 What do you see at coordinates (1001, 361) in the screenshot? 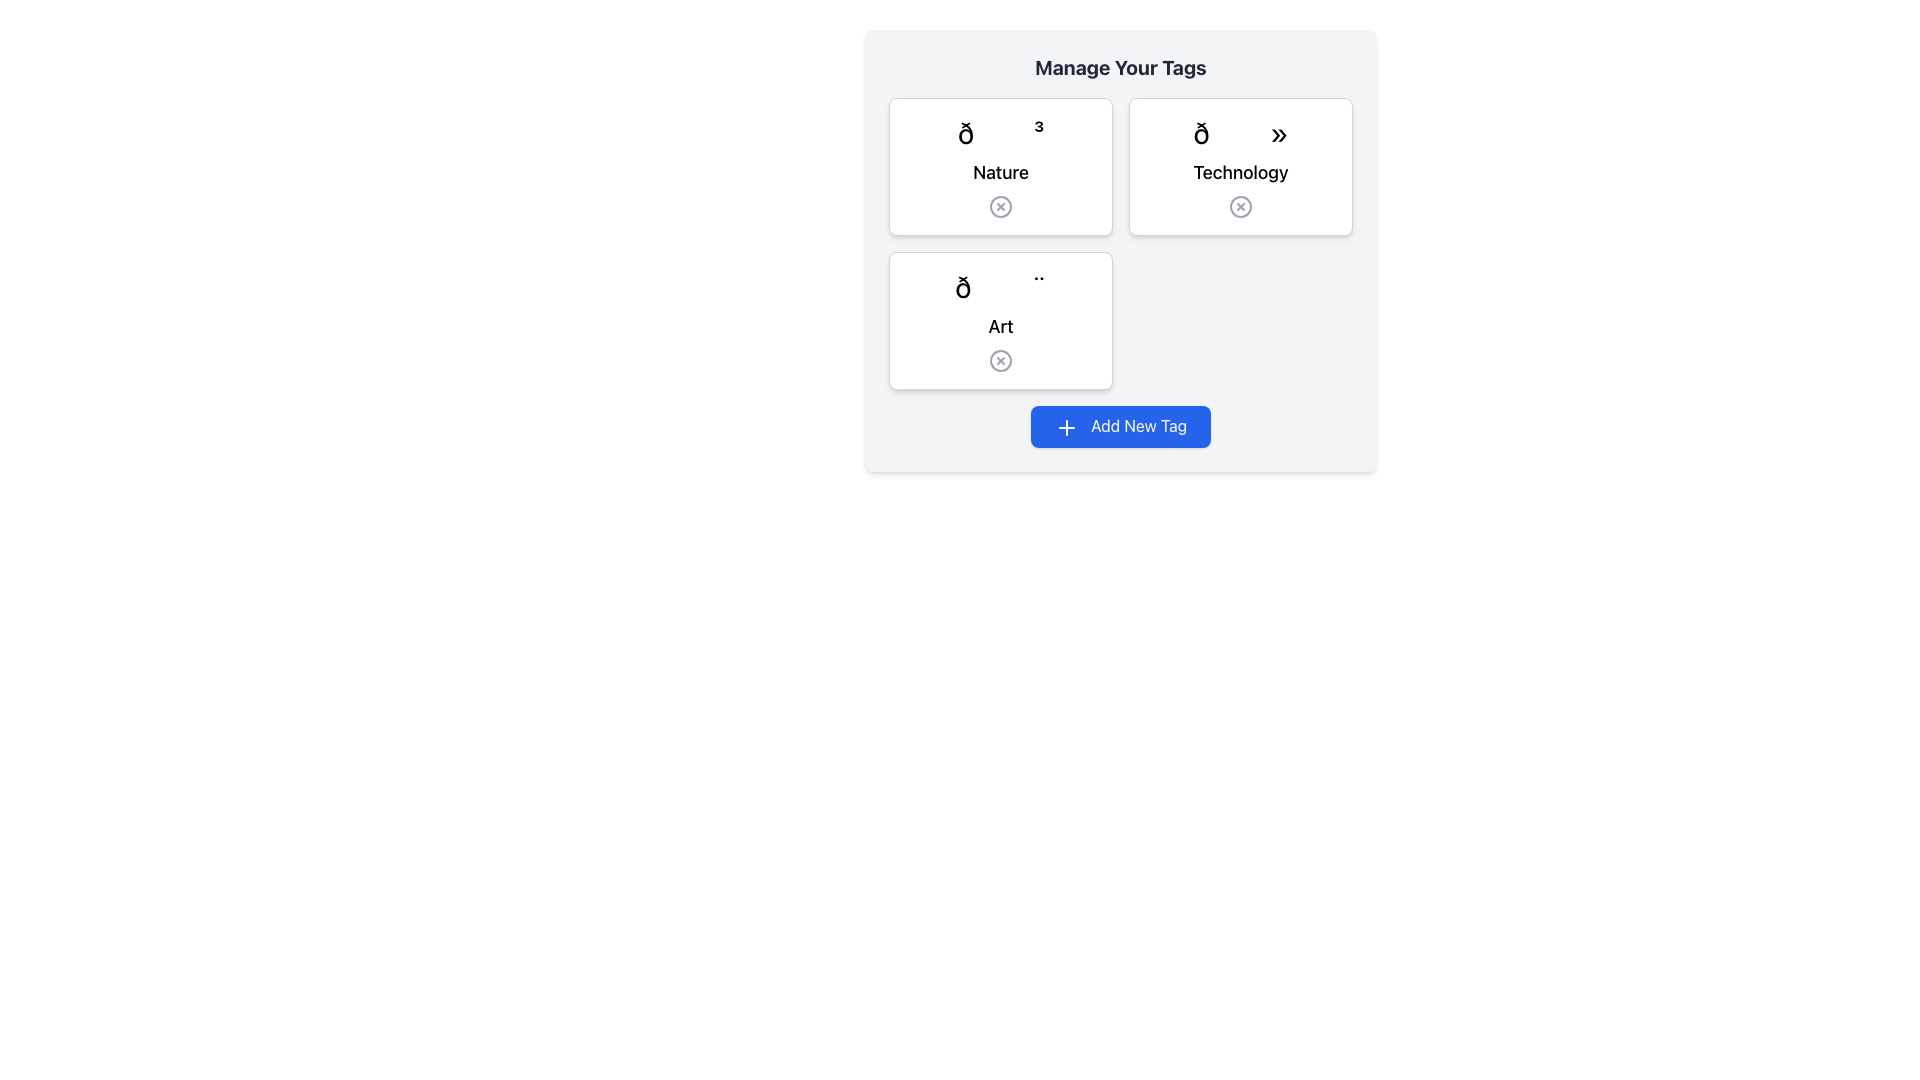
I see `the small circular SVG element that is part of a button resembling an 'X' symbol, located within the 'Art' tag card in the 'Manage Your Tags' section` at bounding box center [1001, 361].